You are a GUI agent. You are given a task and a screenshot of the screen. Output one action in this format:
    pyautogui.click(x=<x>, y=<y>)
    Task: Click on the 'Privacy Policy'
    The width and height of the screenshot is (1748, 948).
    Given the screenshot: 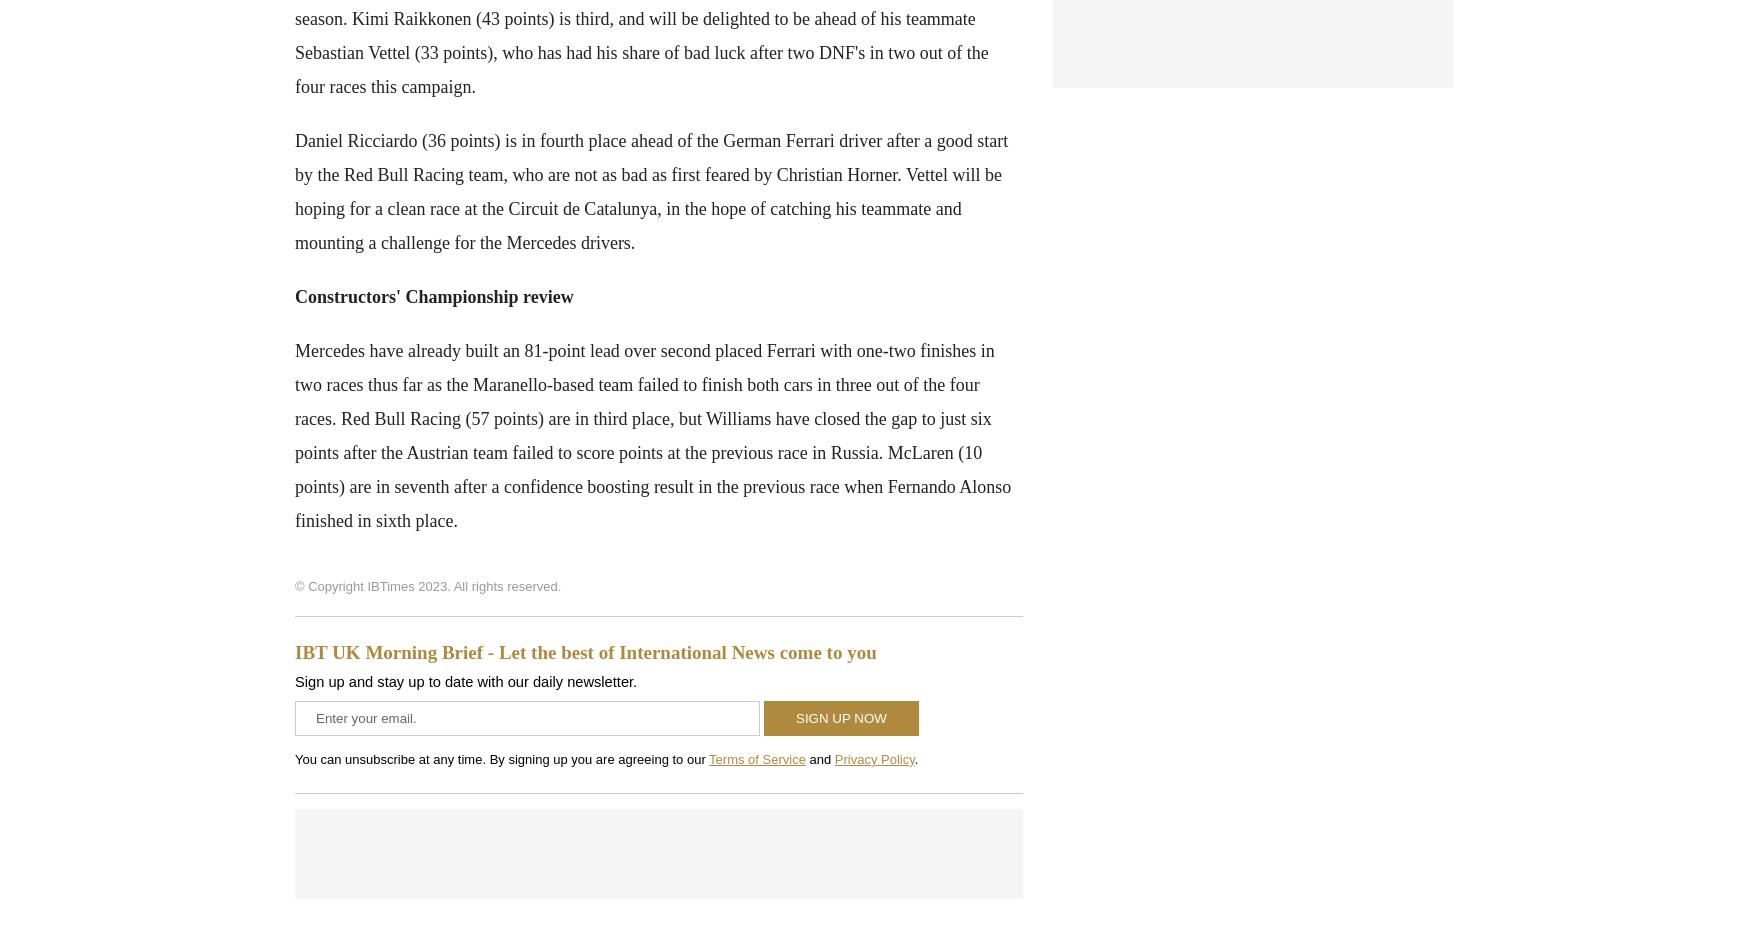 What is the action you would take?
    pyautogui.click(x=874, y=758)
    